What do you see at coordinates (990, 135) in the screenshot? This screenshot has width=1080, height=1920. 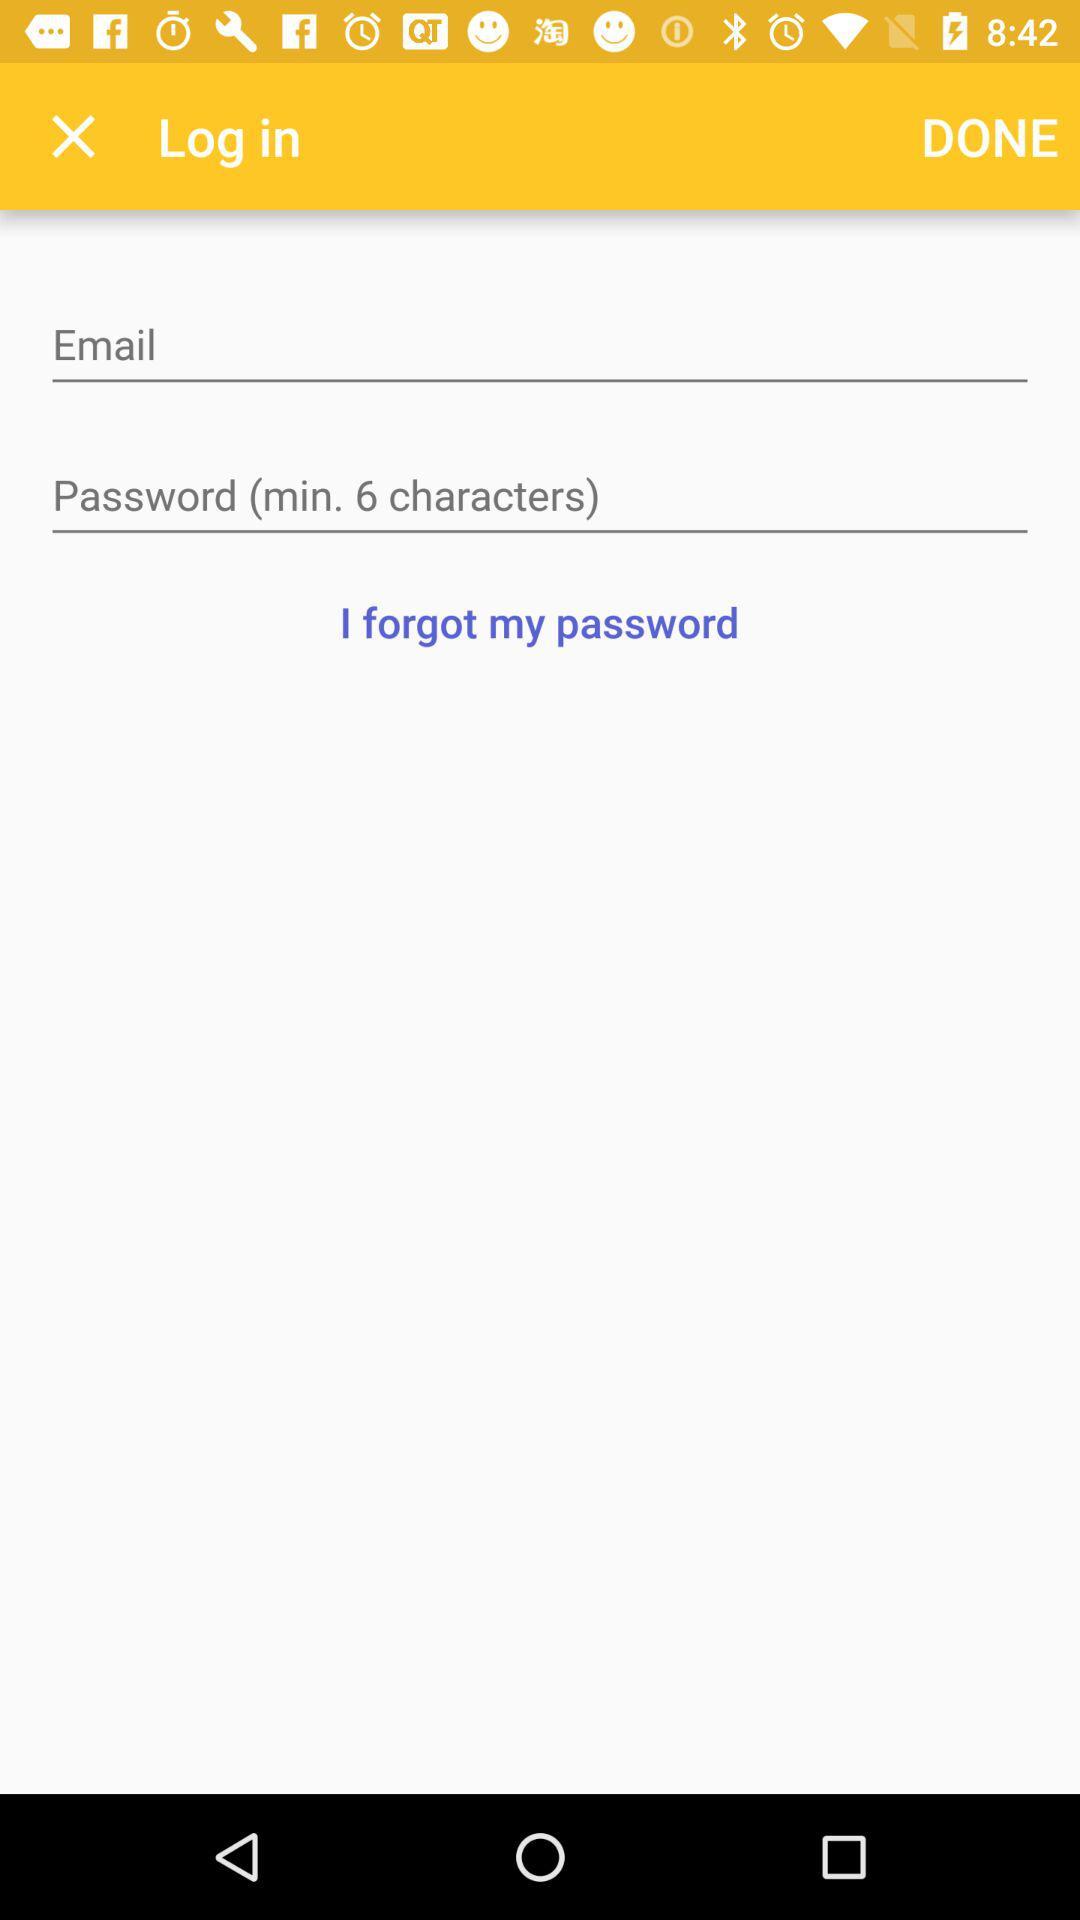 I see `the item next to the log in item` at bounding box center [990, 135].